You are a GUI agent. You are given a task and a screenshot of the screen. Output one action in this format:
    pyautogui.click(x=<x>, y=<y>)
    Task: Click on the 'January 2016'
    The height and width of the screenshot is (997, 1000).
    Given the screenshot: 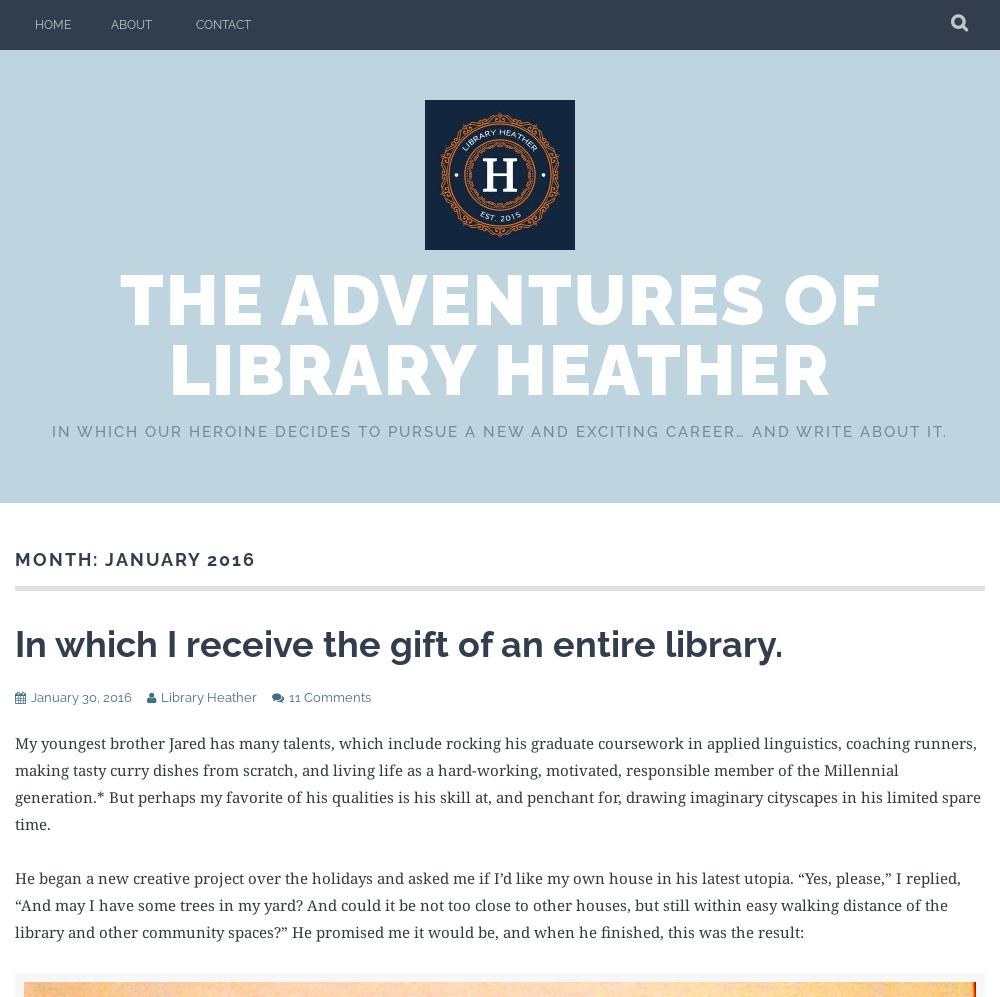 What is the action you would take?
    pyautogui.click(x=180, y=559)
    